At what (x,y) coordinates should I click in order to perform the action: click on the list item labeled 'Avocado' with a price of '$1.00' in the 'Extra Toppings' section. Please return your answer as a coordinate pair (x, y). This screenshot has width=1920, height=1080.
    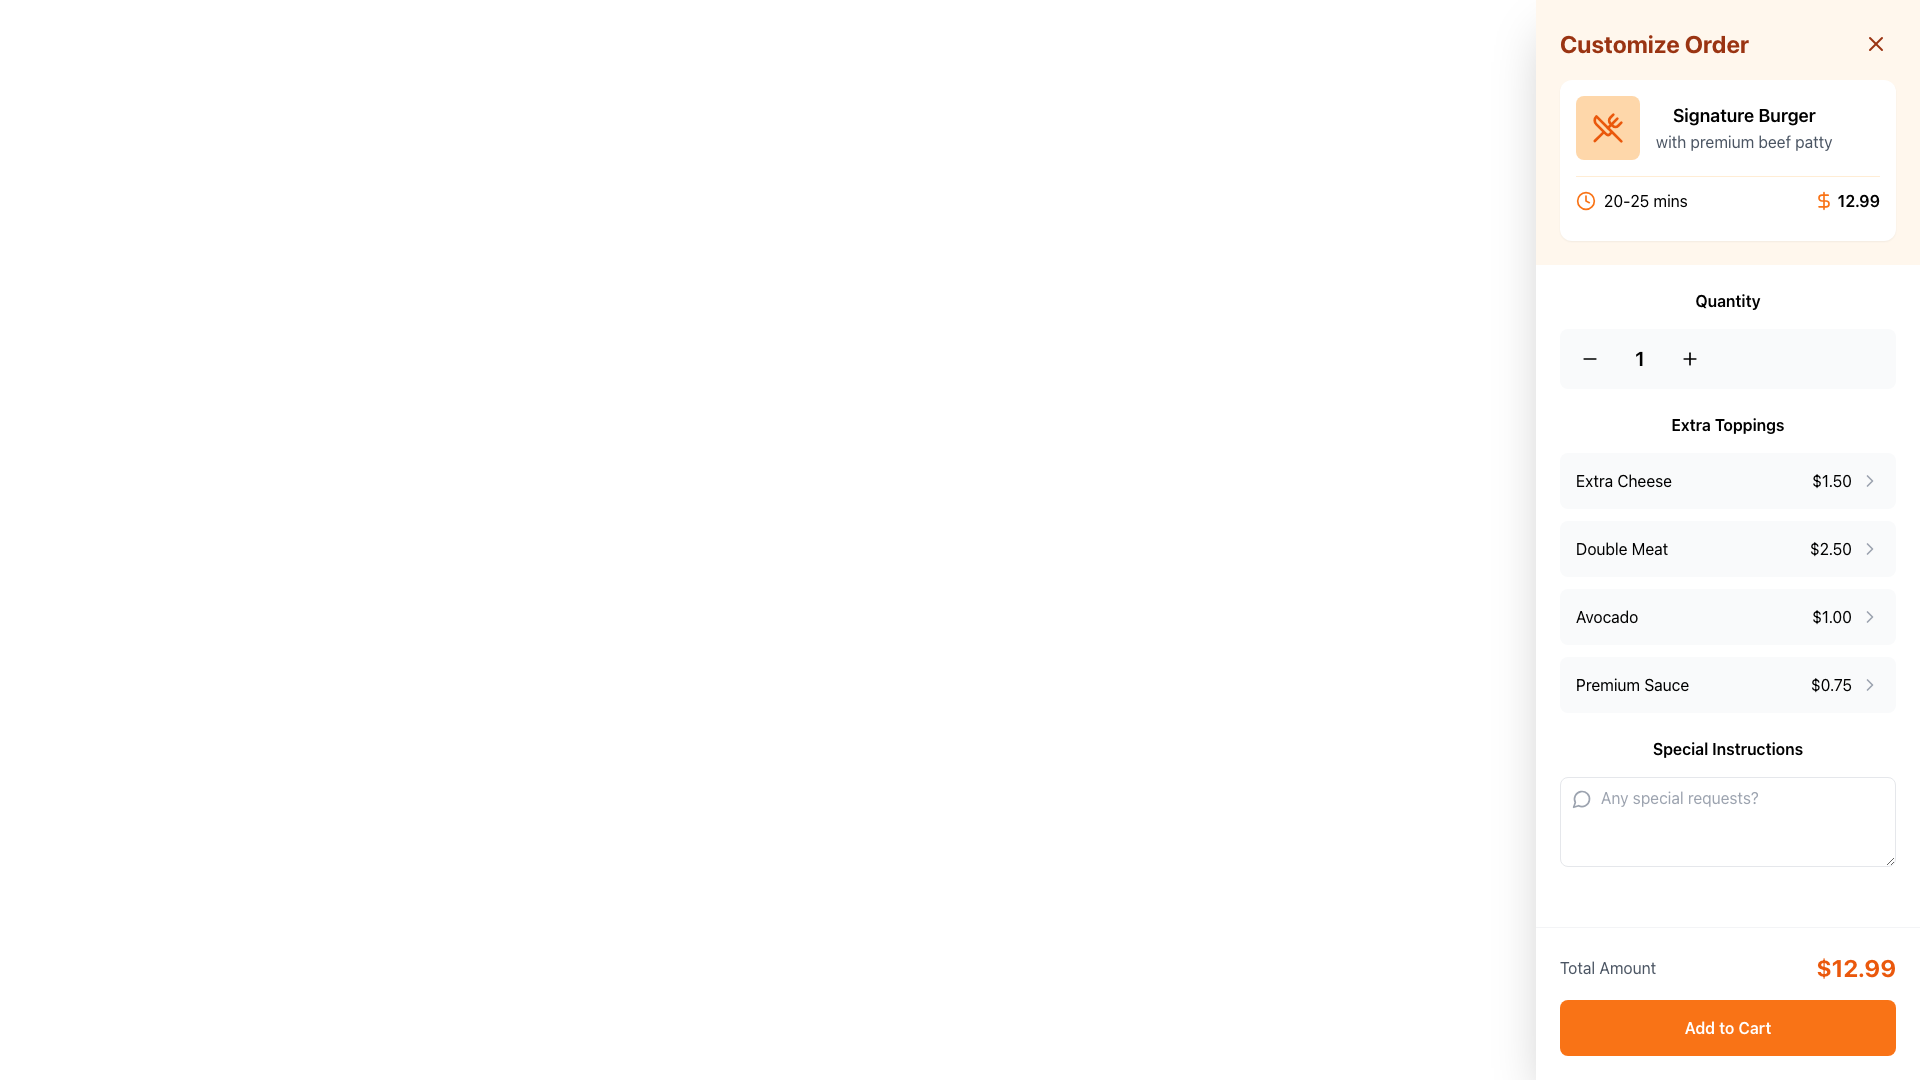
    Looking at the image, I should click on (1727, 582).